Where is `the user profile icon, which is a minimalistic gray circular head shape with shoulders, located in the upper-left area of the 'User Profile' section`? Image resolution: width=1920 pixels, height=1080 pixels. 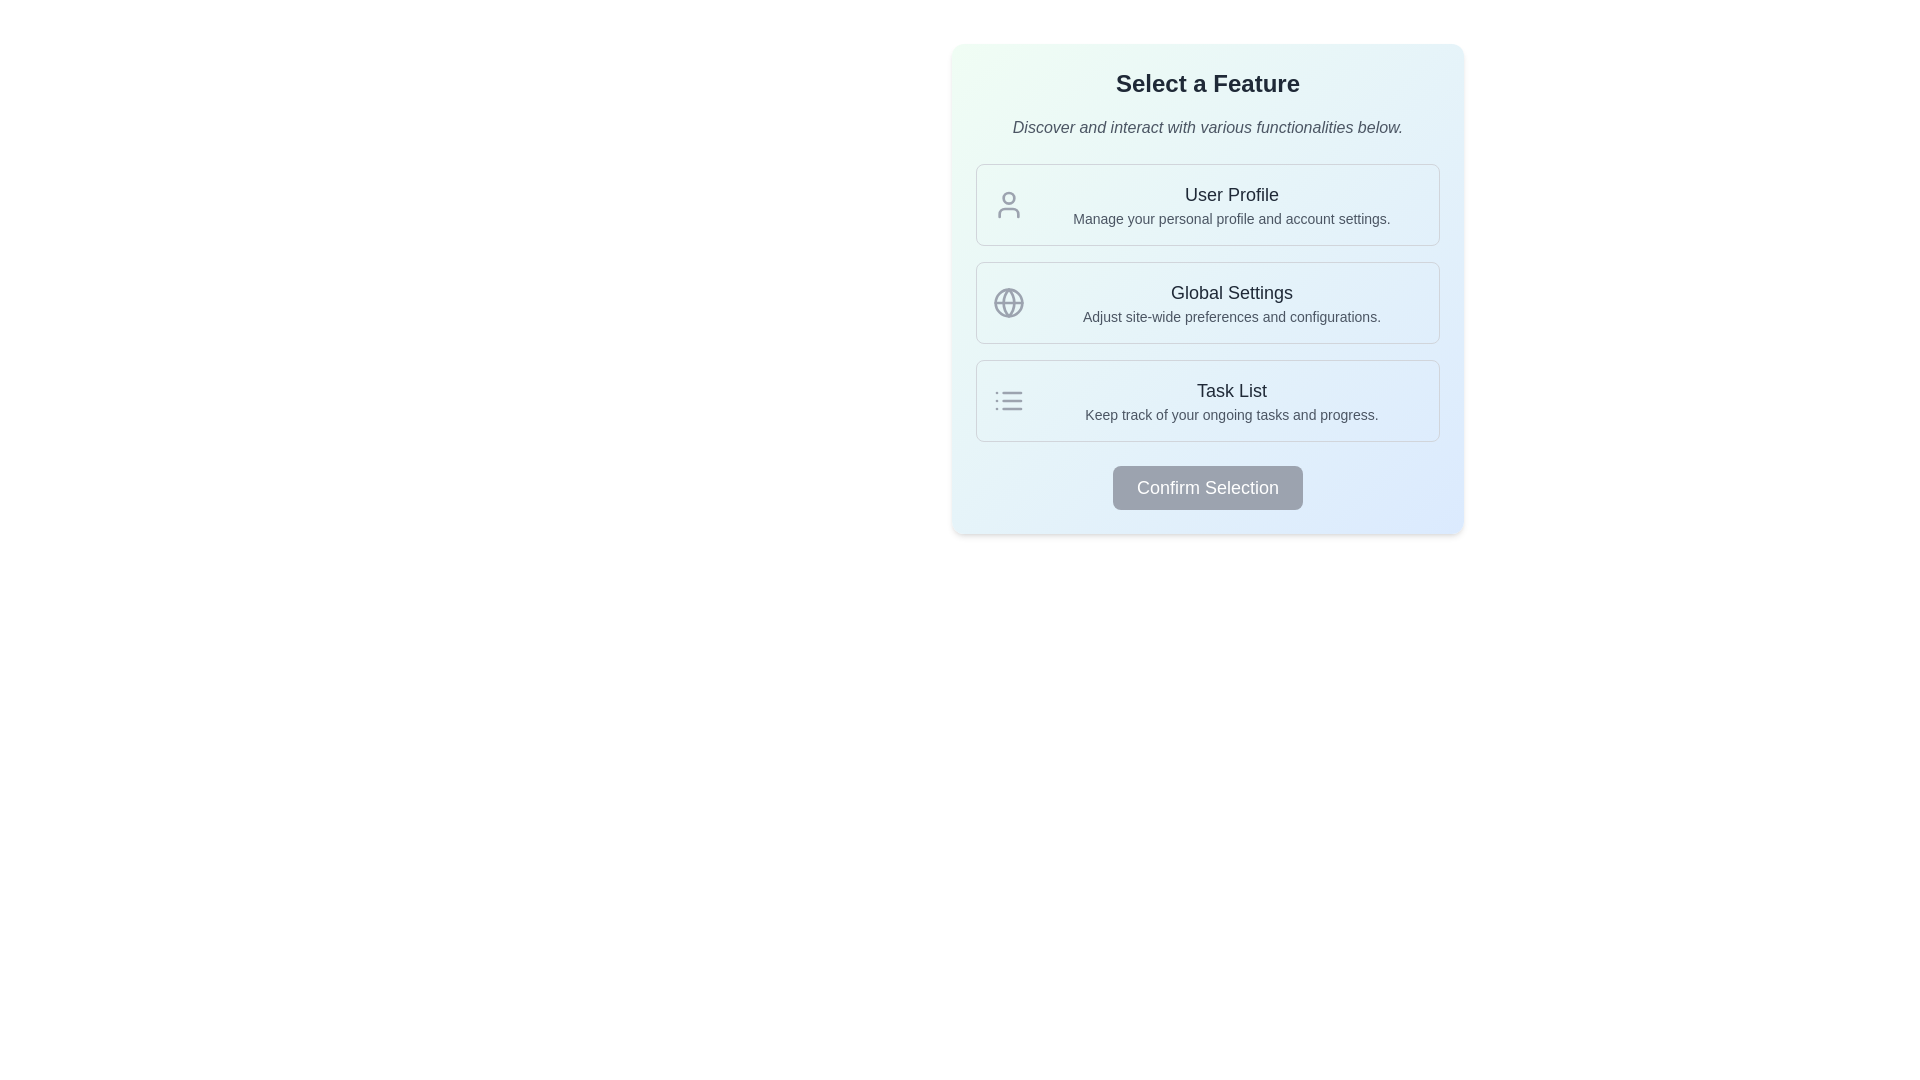
the user profile icon, which is a minimalistic gray circular head shape with shoulders, located in the upper-left area of the 'User Profile' section is located at coordinates (1008, 204).